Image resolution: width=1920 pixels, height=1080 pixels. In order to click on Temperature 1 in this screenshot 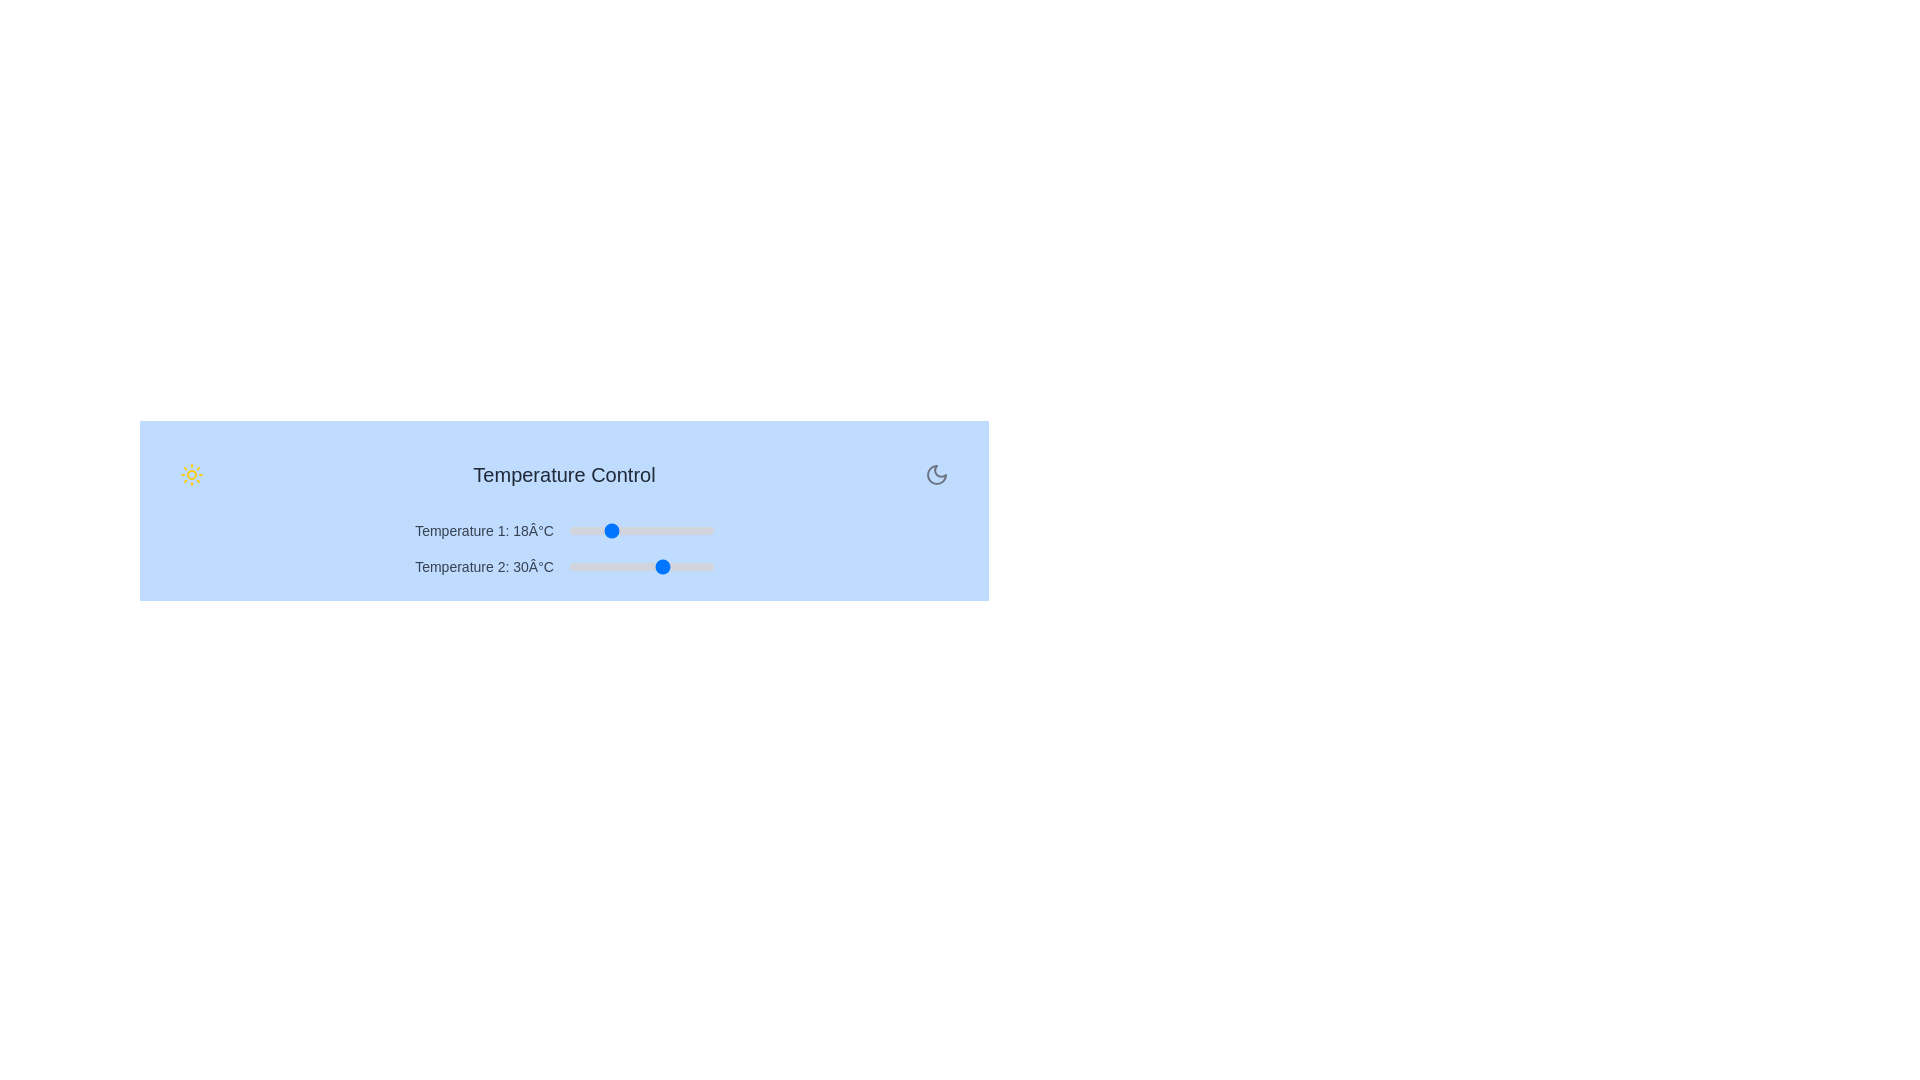, I will do `click(646, 530)`.